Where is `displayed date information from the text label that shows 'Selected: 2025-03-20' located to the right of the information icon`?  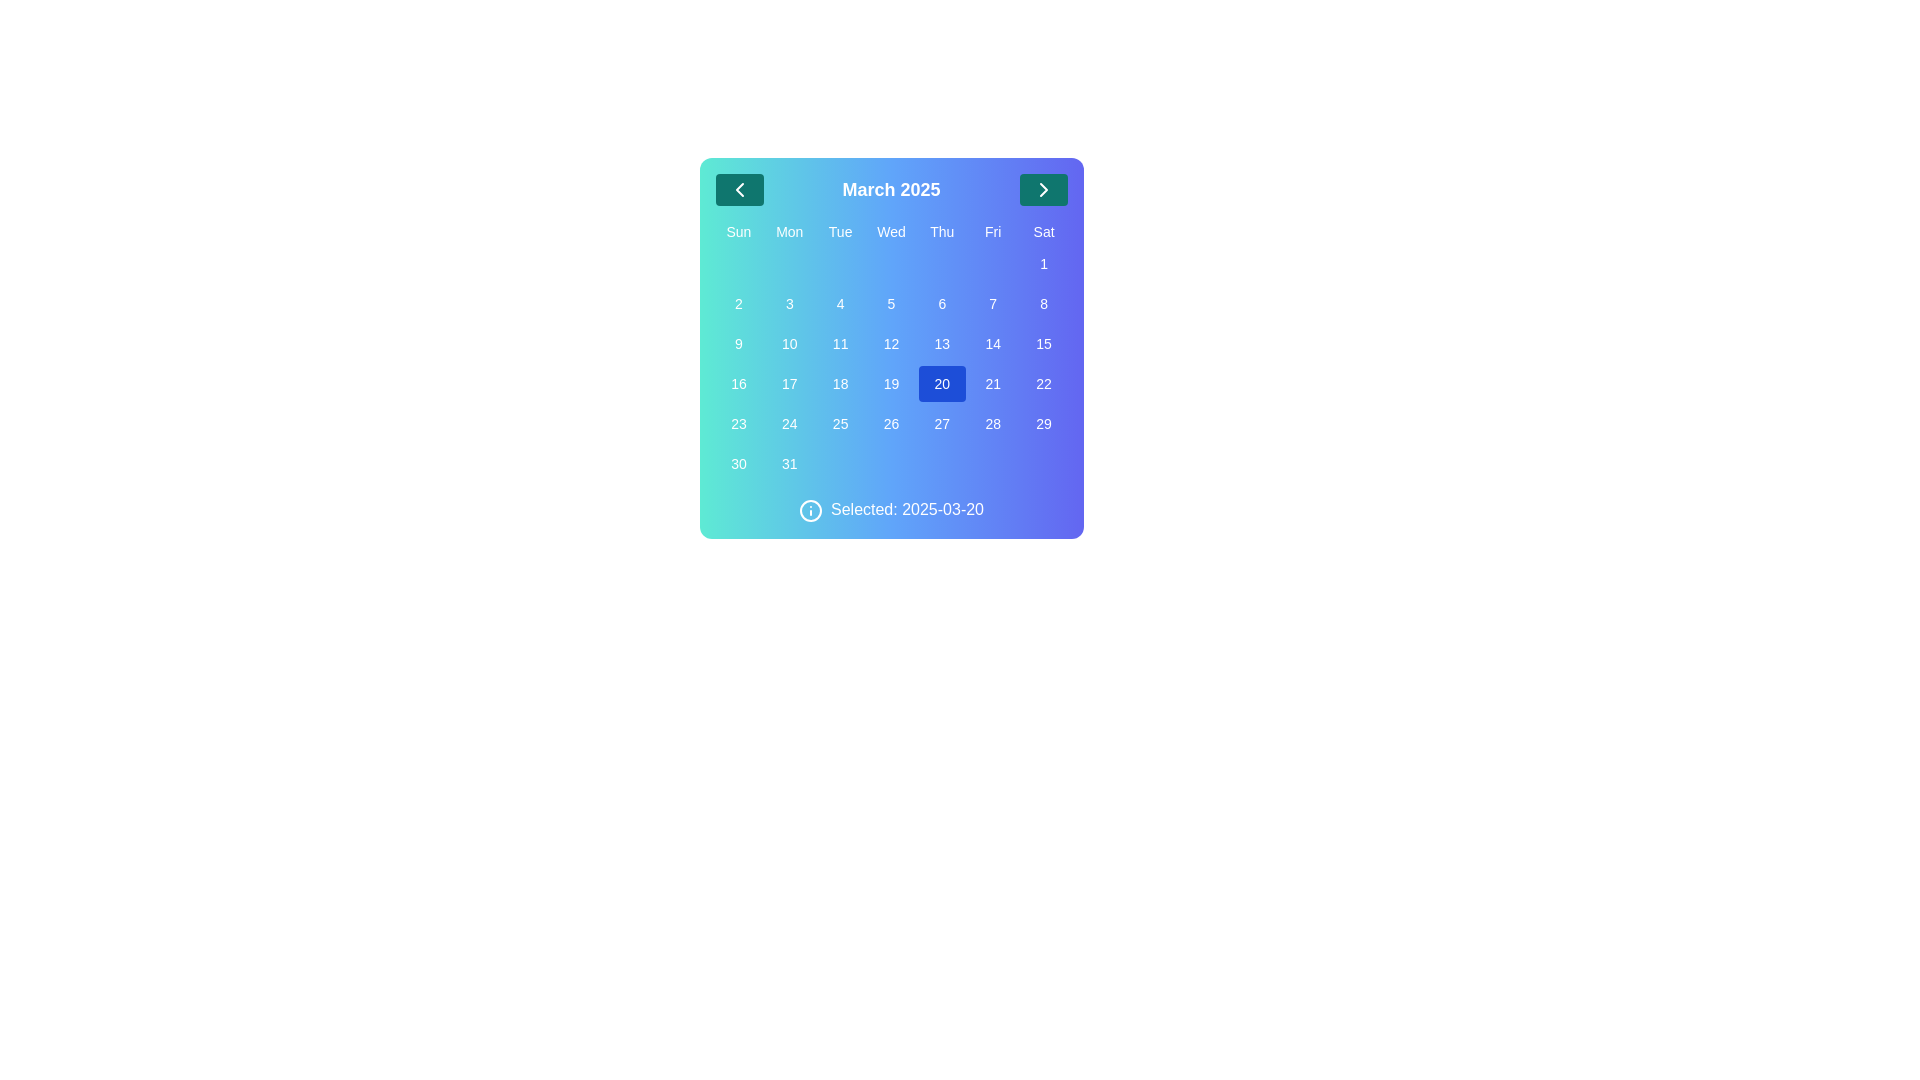
displayed date information from the text label that shows 'Selected: 2025-03-20' located to the right of the information icon is located at coordinates (942, 508).